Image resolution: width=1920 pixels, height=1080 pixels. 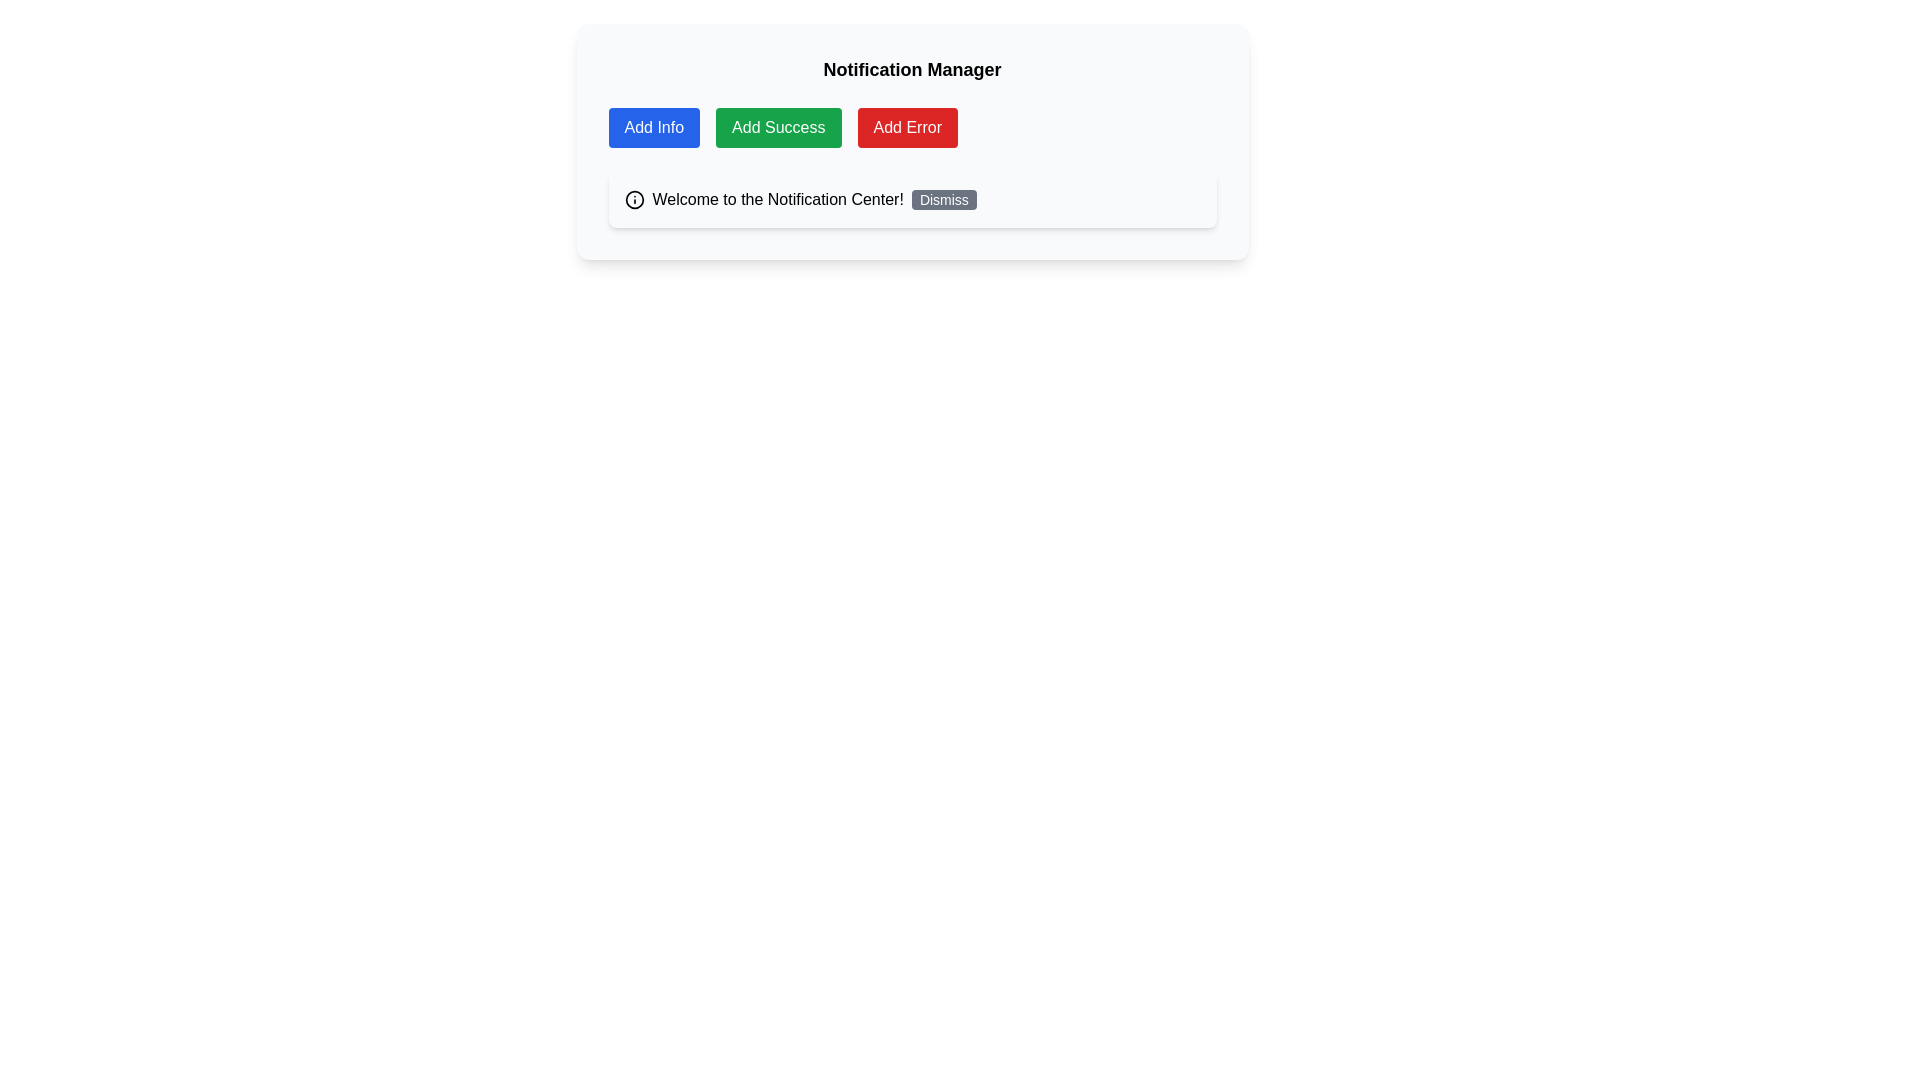 What do you see at coordinates (906, 127) in the screenshot?
I see `the red rectangular button labeled 'Add Error'` at bounding box center [906, 127].